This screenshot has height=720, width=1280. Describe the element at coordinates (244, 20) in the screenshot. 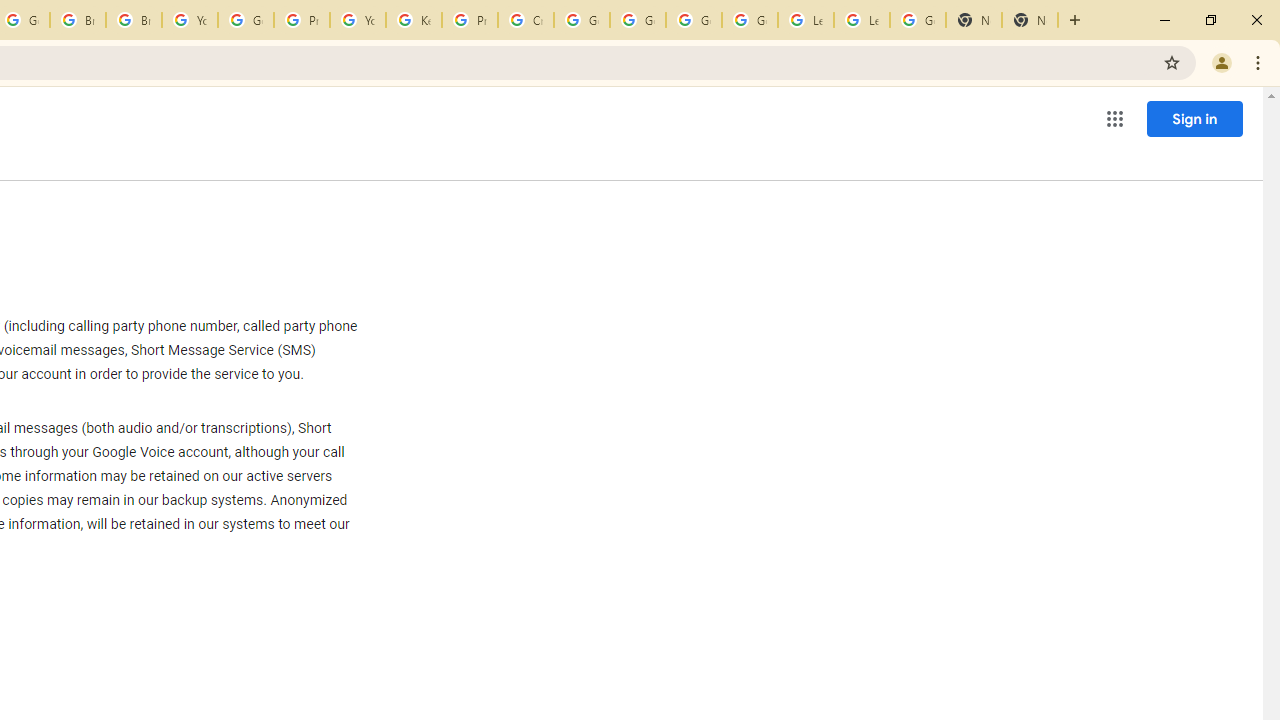

I see `'Google Account Help'` at that location.